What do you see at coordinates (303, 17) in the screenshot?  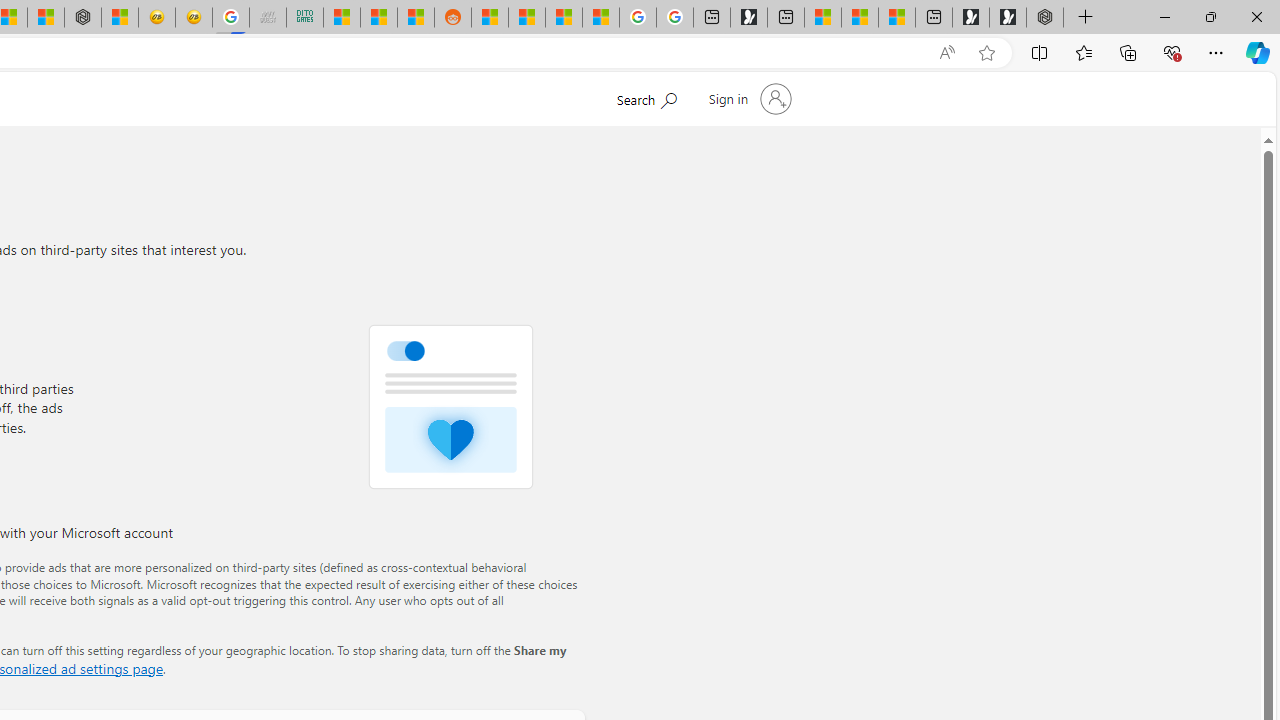 I see `'DITOGAMES AG Imprint'` at bounding box center [303, 17].